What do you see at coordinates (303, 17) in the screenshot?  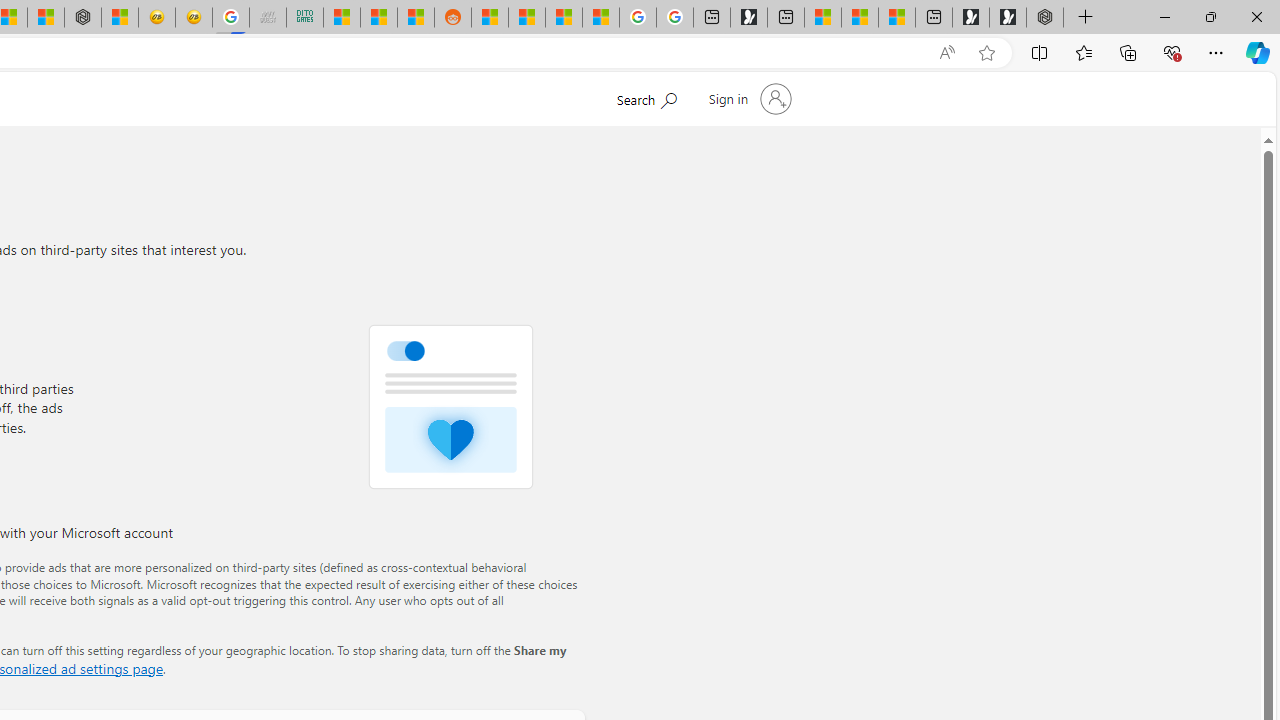 I see `'DITOGAMES AG Imprint'` at bounding box center [303, 17].